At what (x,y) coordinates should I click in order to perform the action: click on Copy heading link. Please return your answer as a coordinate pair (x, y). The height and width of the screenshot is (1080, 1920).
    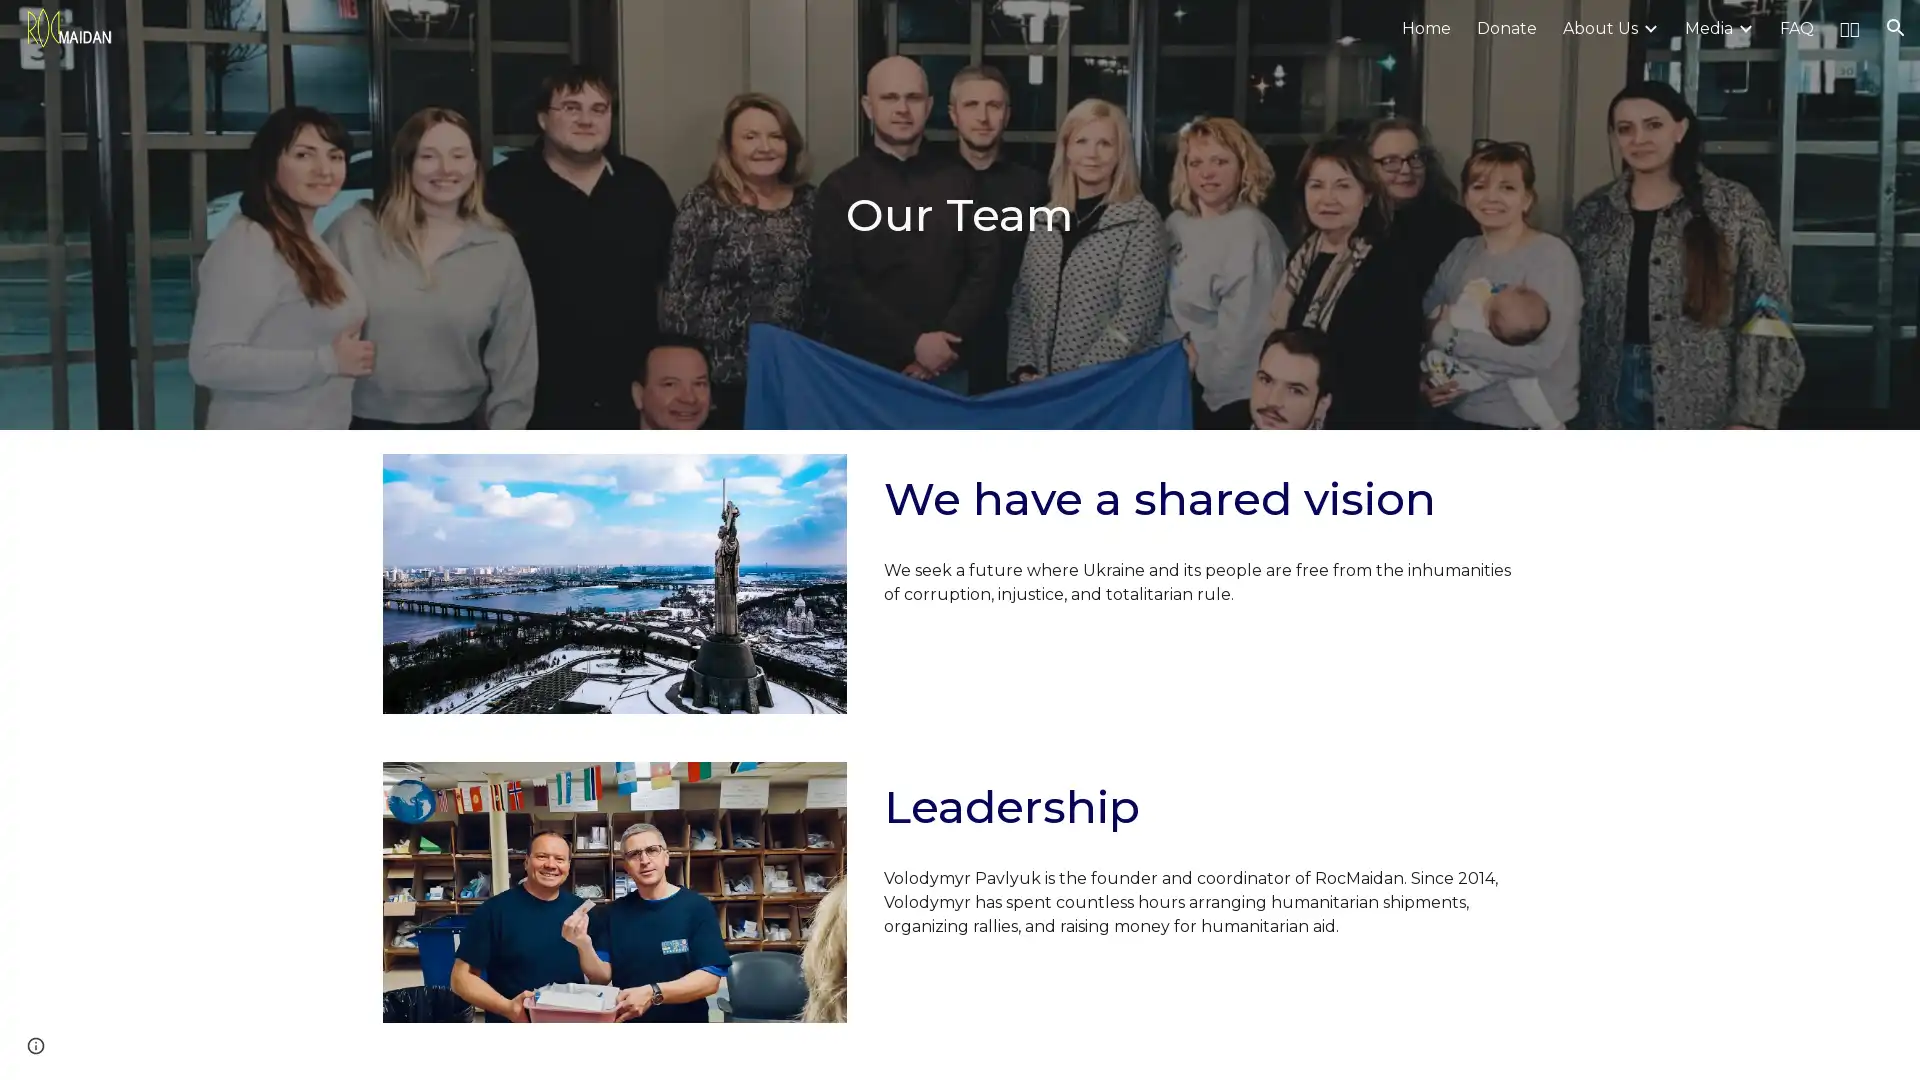
    Looking at the image, I should click on (1459, 497).